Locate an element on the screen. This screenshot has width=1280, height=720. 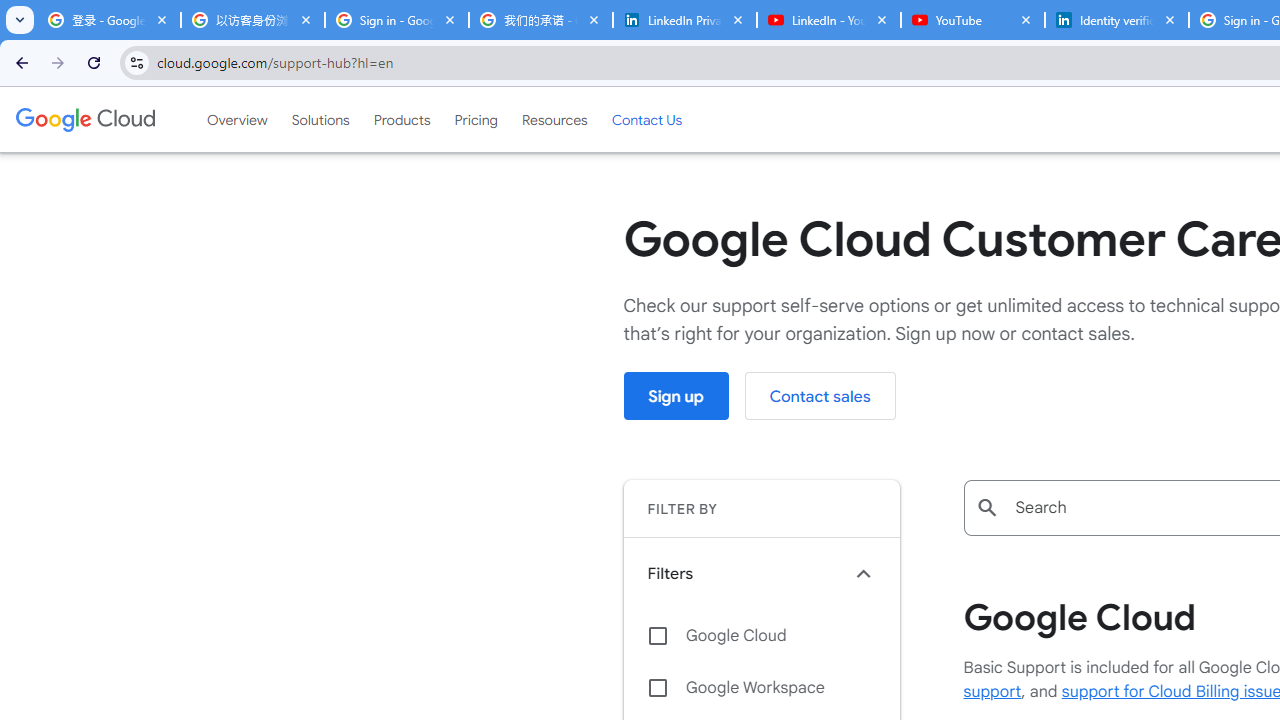
'Contact sales' is located at coordinates (819, 396).